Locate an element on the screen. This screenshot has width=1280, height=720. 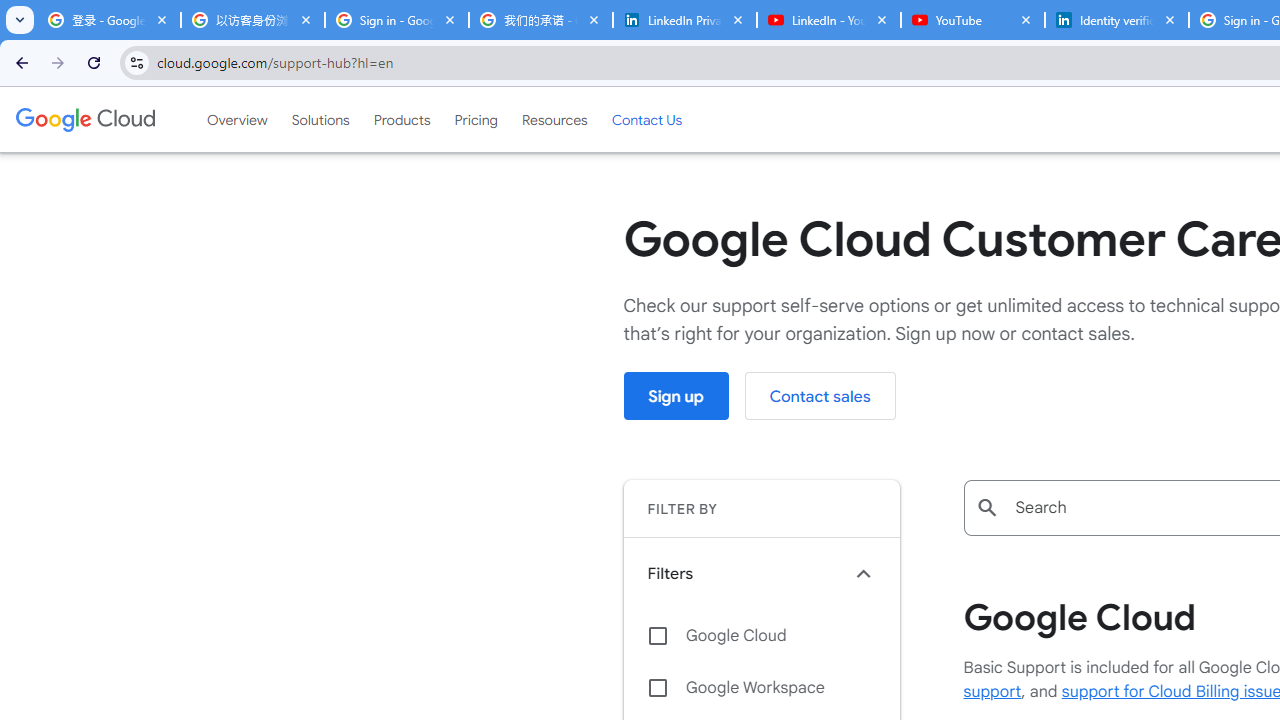
'Contact sales' is located at coordinates (819, 396).